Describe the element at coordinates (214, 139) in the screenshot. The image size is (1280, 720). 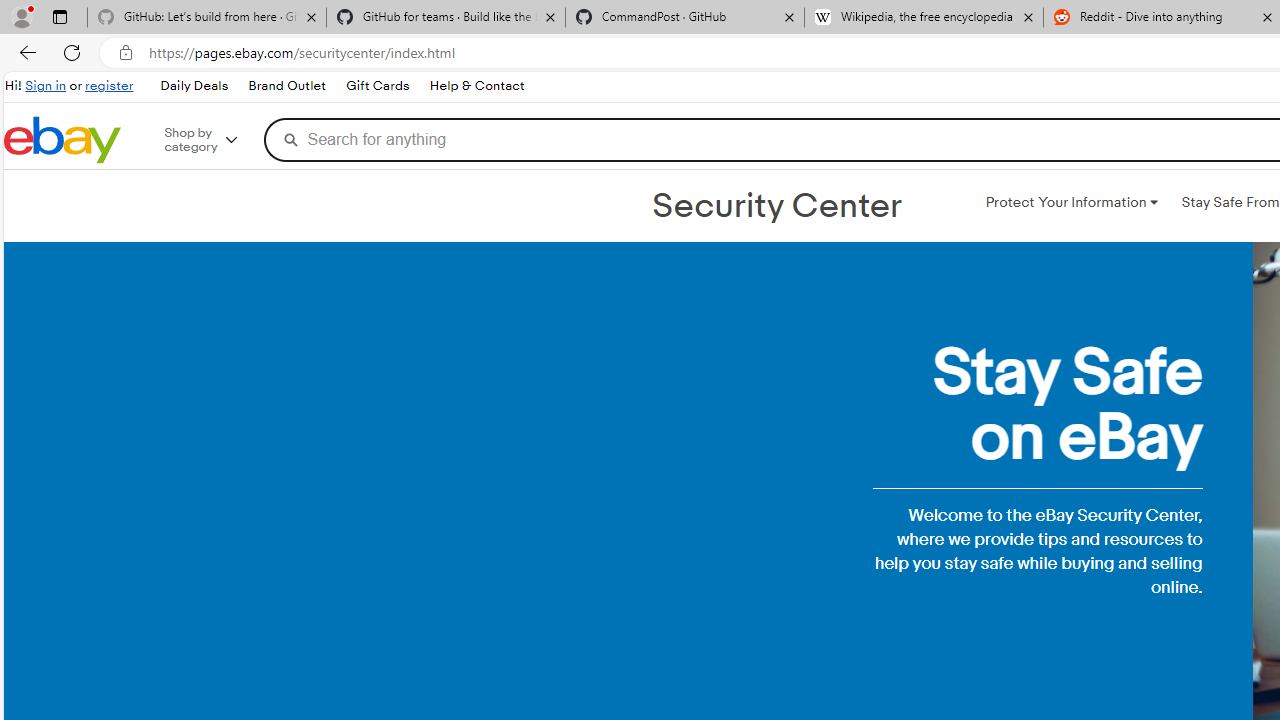
I see `'Shop by category'` at that location.